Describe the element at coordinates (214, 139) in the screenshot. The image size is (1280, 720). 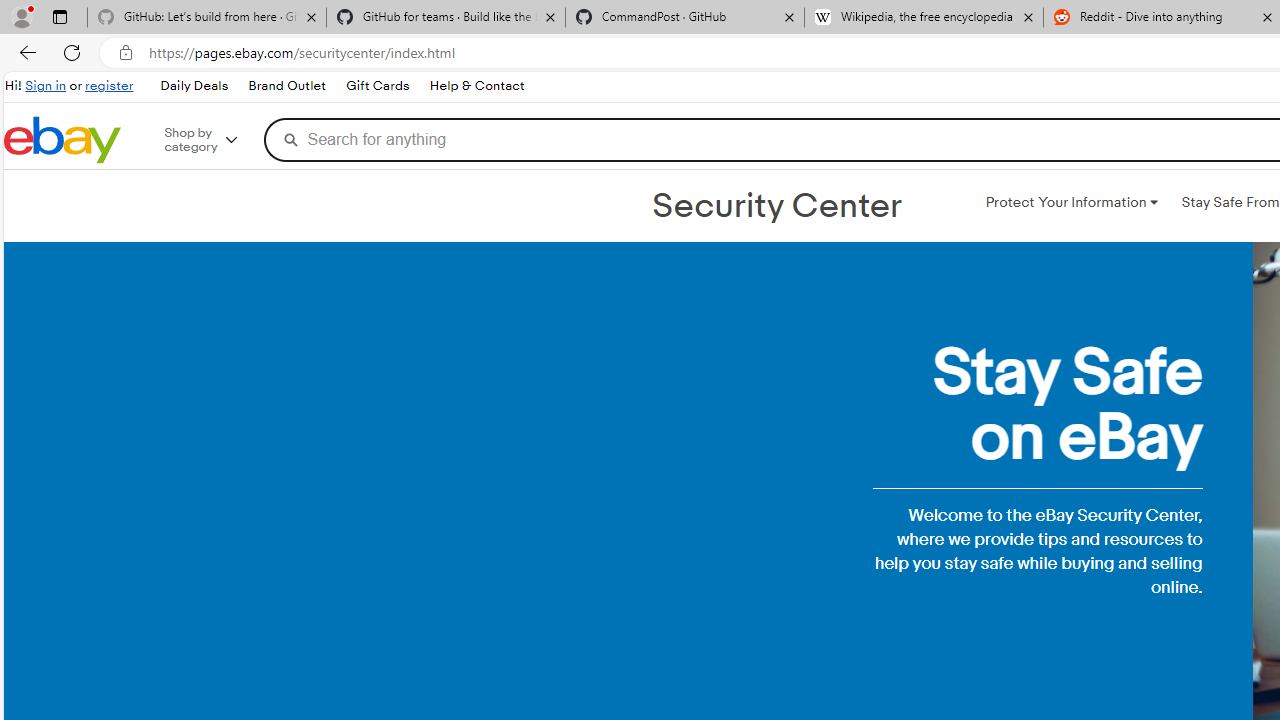
I see `'Shop by category'` at that location.